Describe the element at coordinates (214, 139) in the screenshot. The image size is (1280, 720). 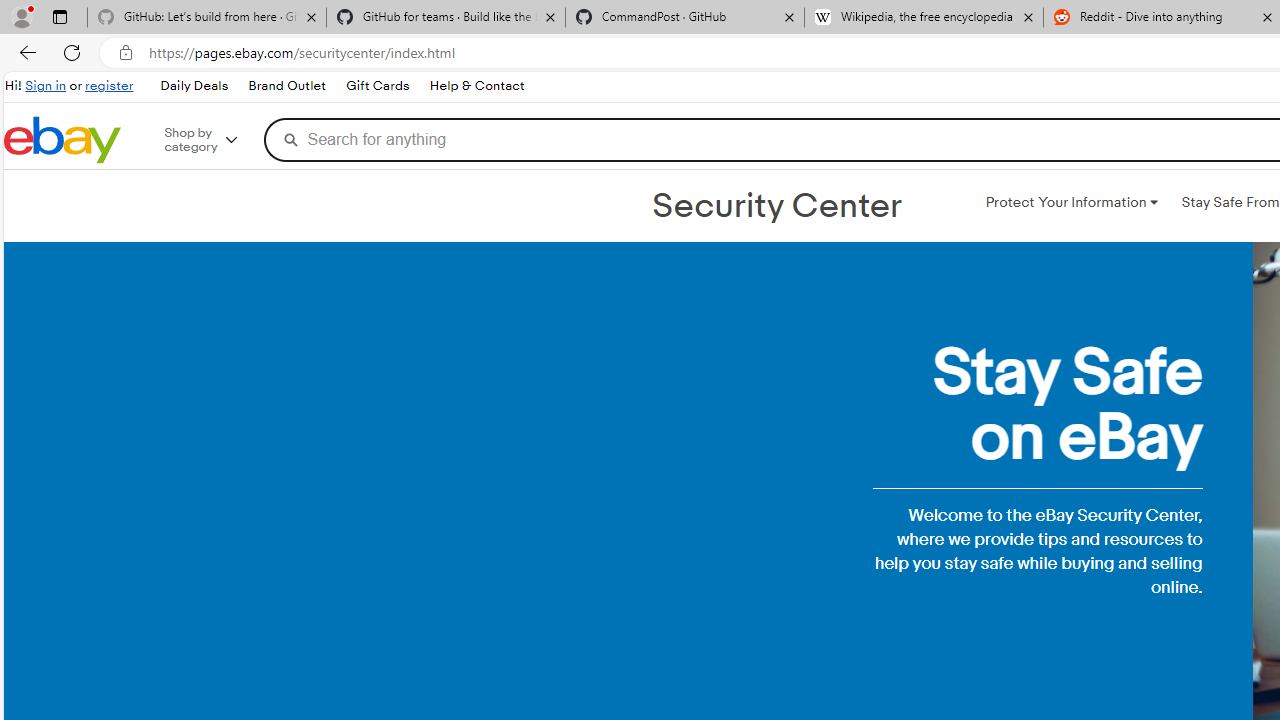
I see `'Shop by category'` at that location.